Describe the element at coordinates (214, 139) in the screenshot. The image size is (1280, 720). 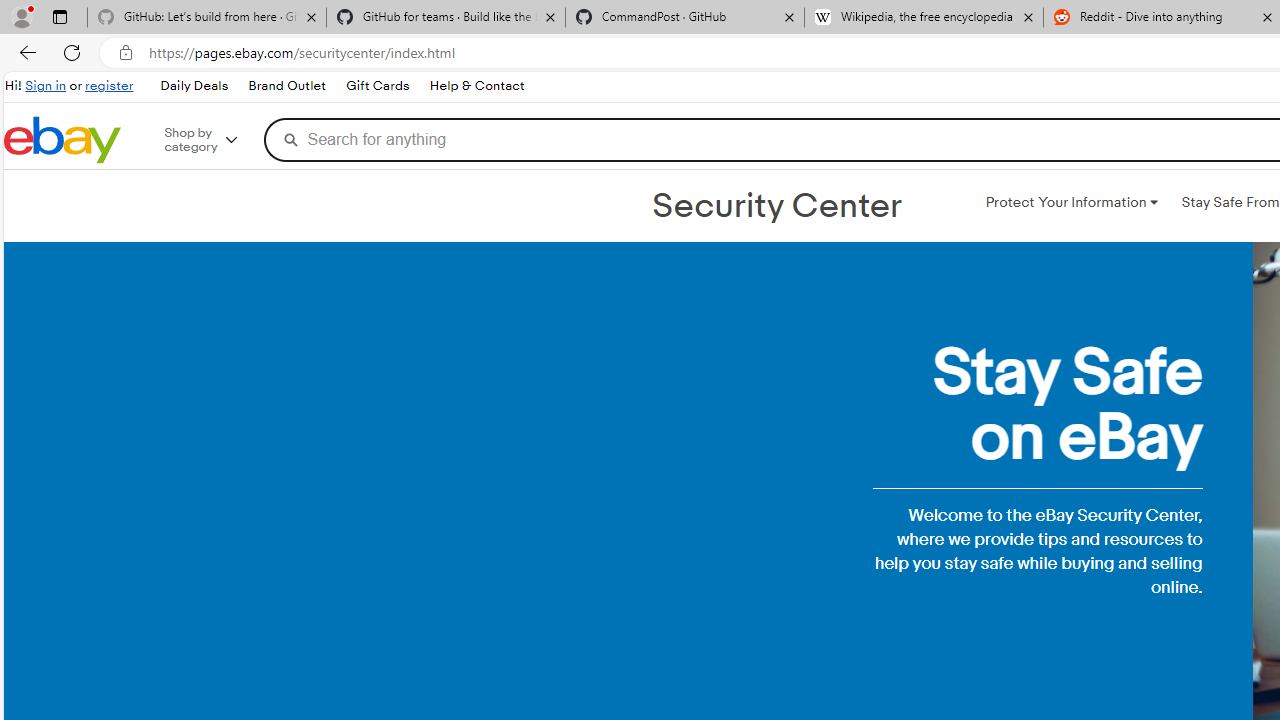
I see `'Shop by category'` at that location.